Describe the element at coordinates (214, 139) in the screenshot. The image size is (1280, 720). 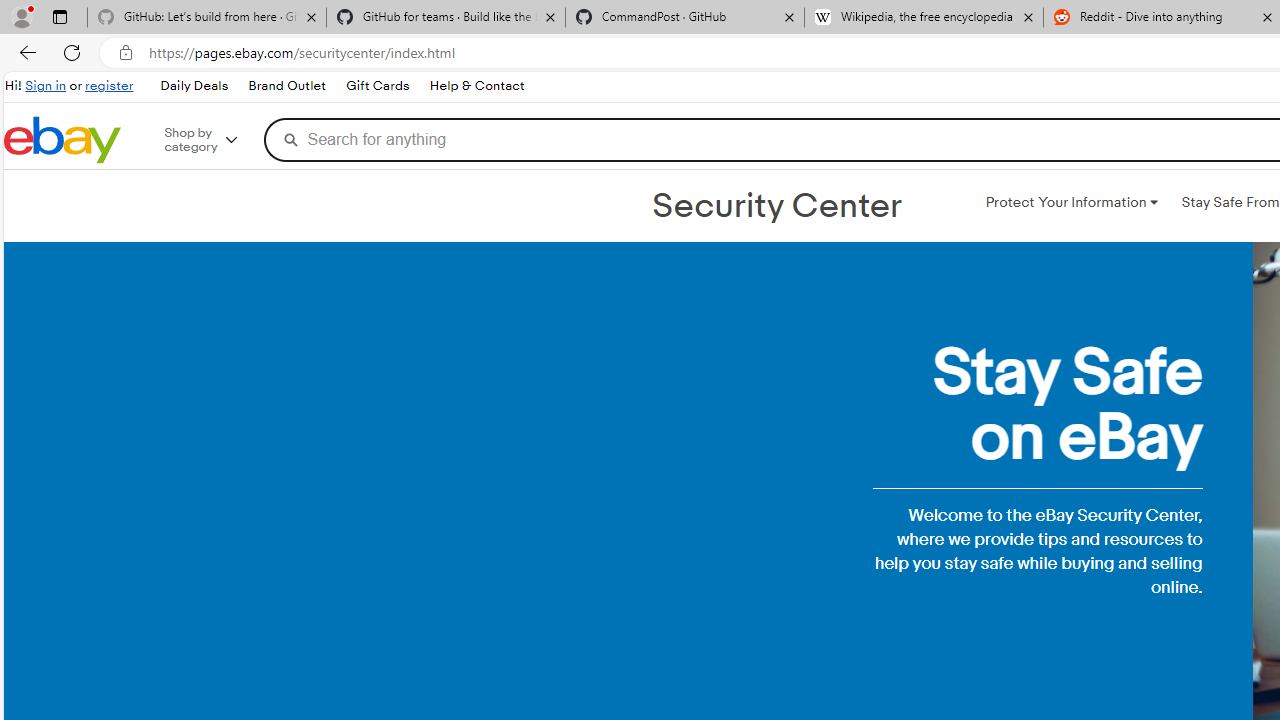
I see `'Shop by category'` at that location.